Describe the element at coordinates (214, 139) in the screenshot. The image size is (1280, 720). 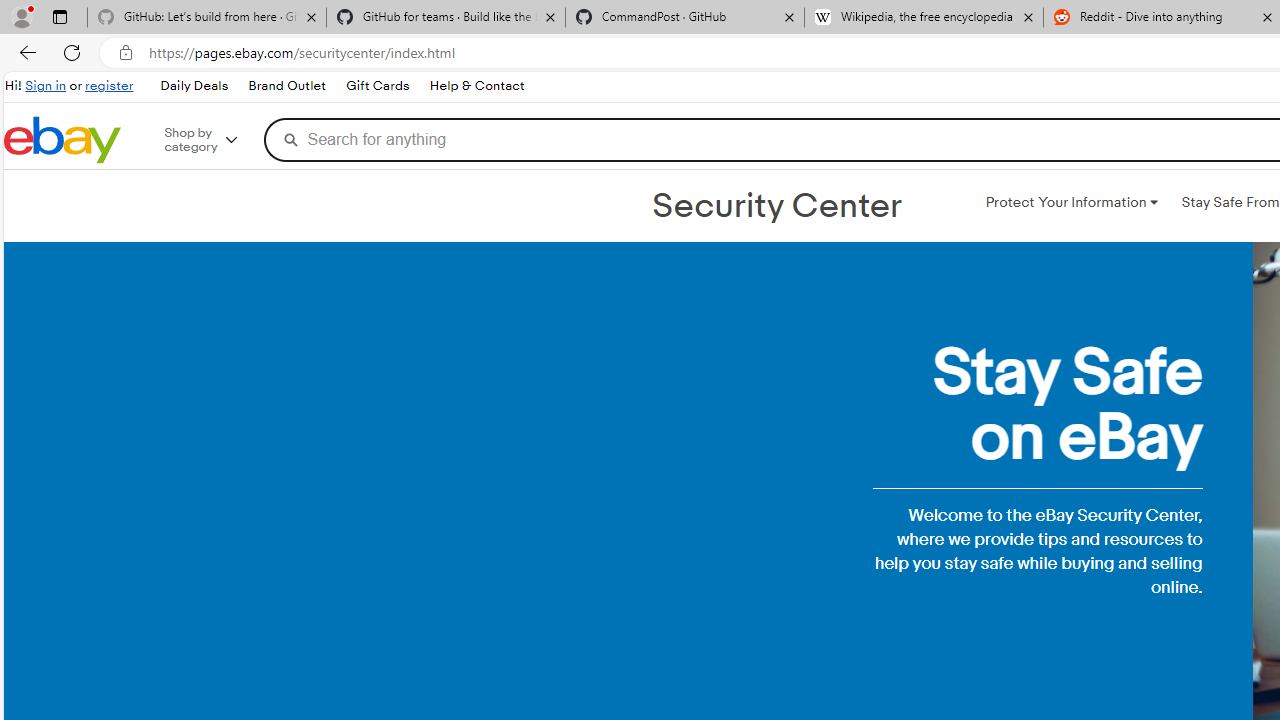
I see `'Shop by category'` at that location.